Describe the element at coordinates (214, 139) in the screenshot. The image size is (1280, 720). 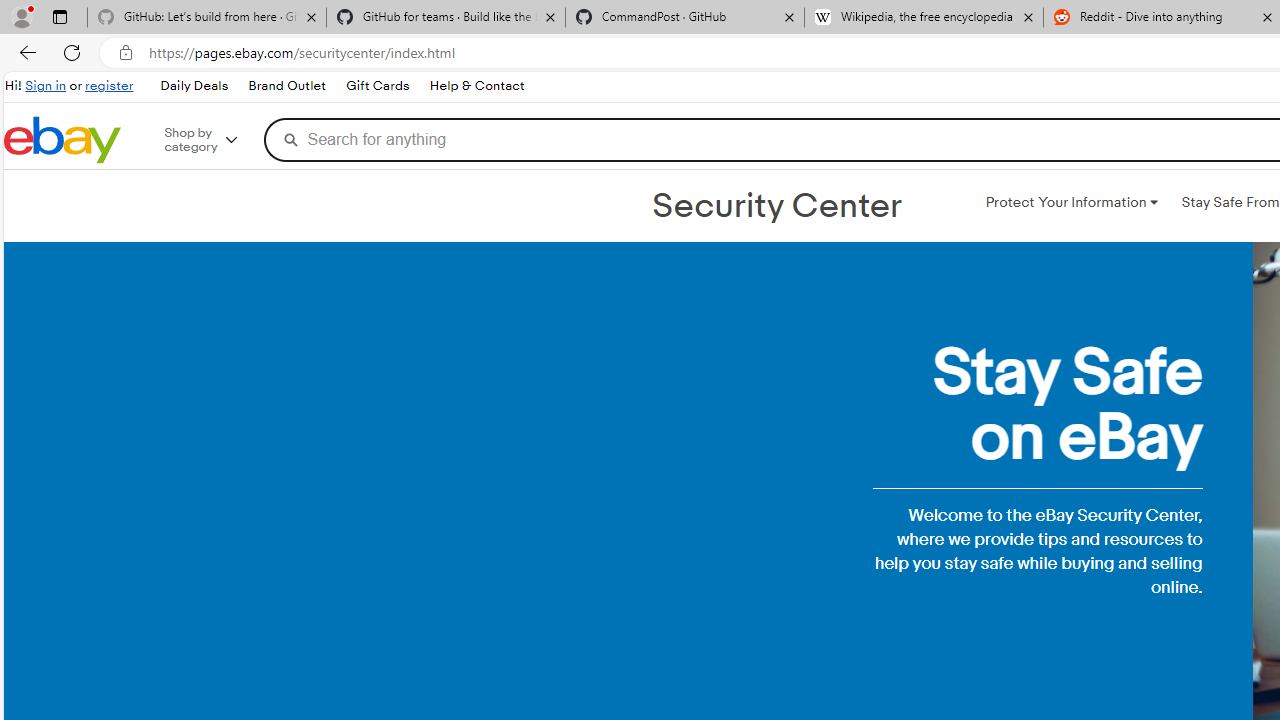
I see `'Shop by category'` at that location.